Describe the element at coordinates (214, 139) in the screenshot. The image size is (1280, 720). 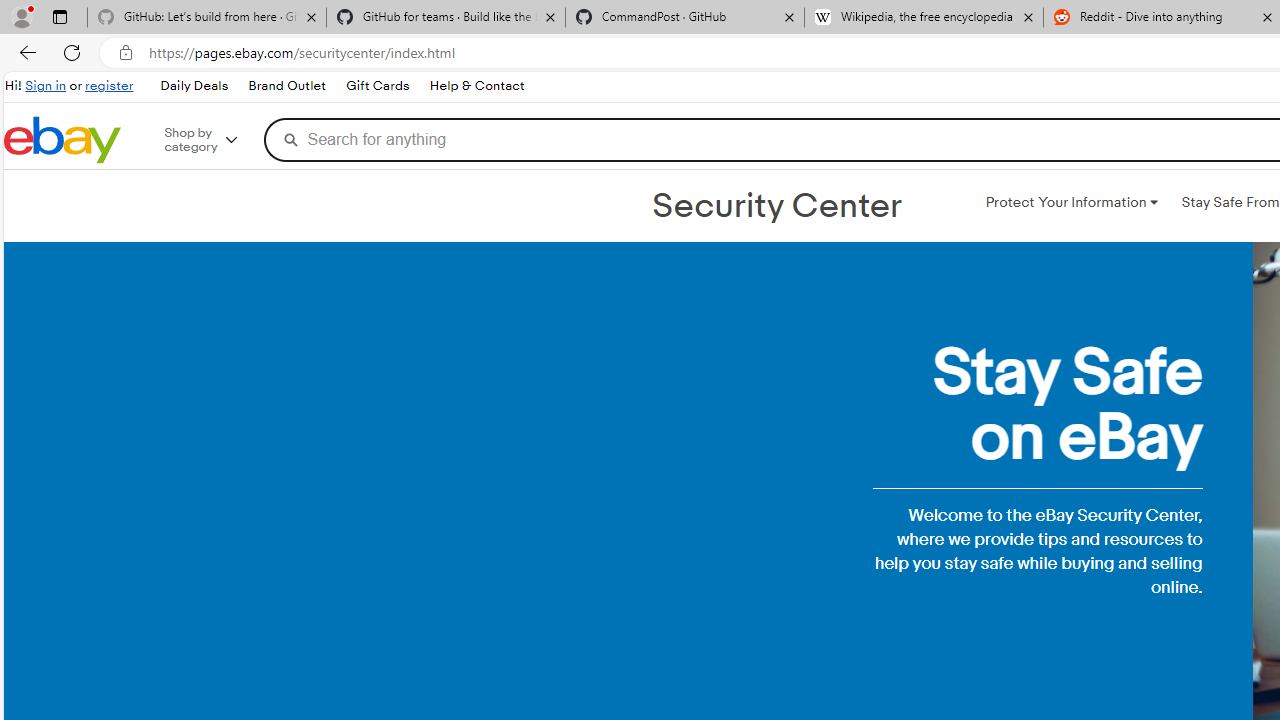
I see `'Shop by category'` at that location.